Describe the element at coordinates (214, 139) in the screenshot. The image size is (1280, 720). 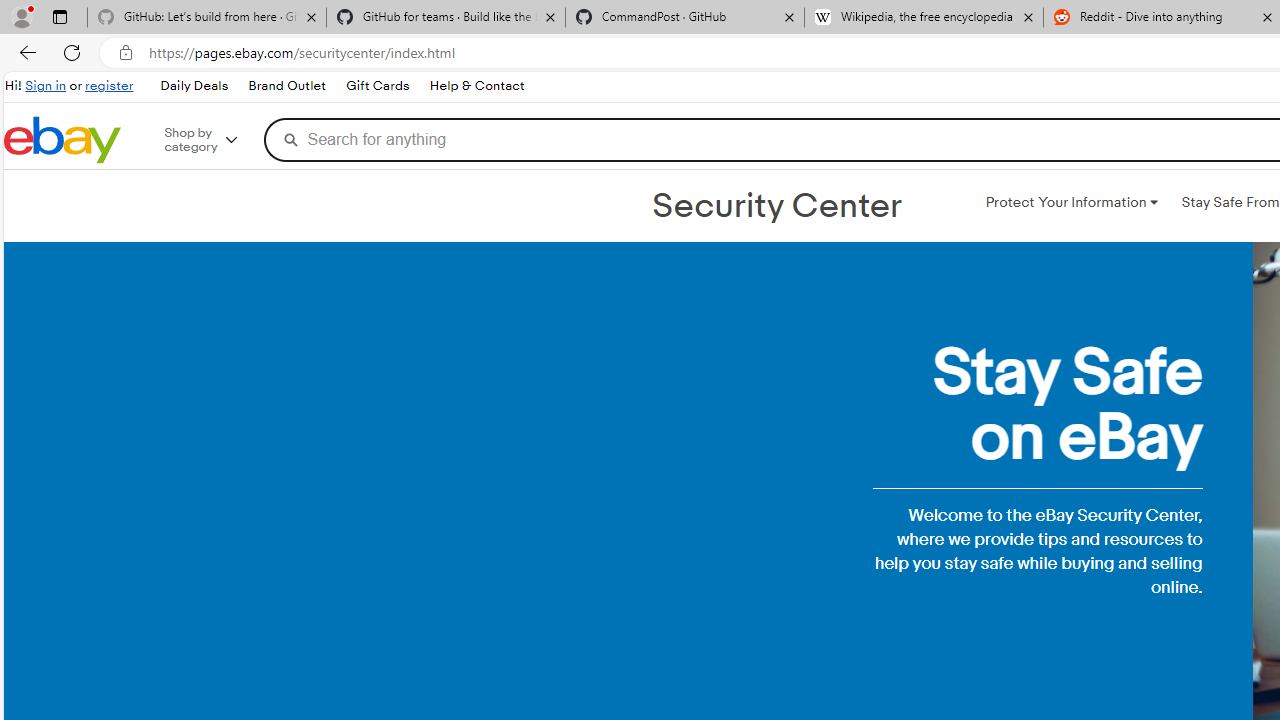
I see `'Shop by category'` at that location.